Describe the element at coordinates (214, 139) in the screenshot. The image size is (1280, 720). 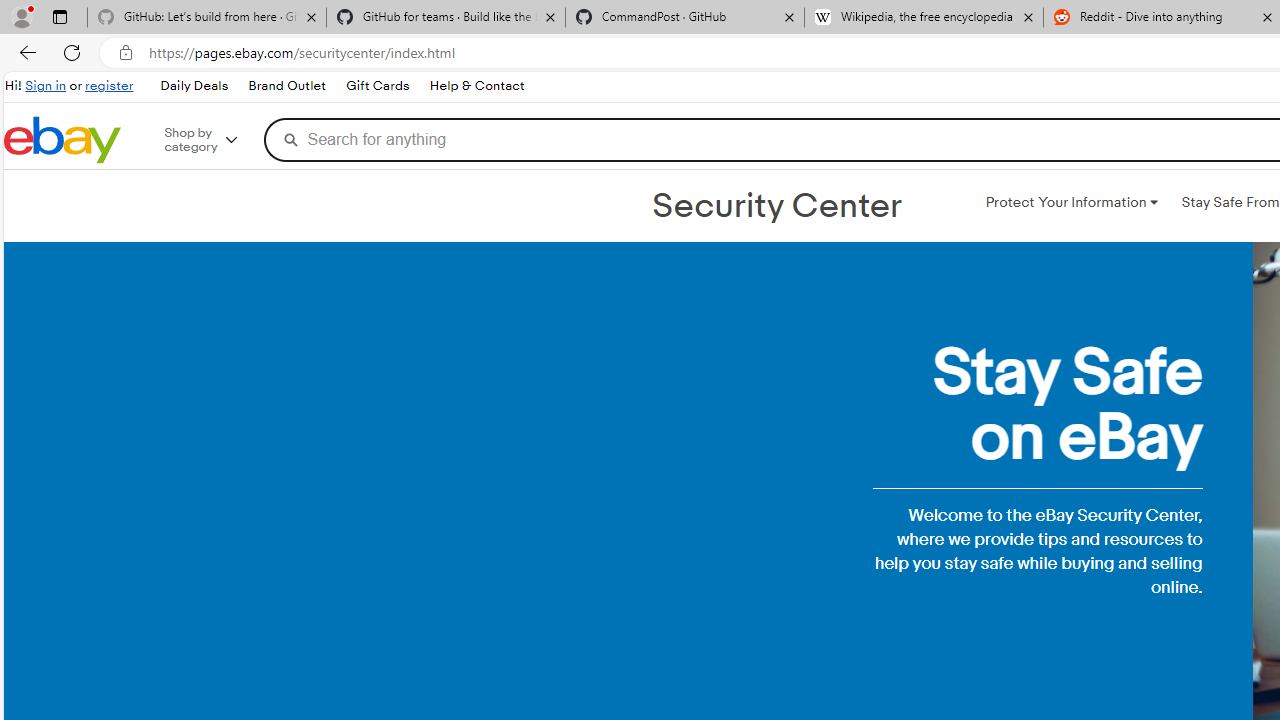
I see `'Shop by category'` at that location.